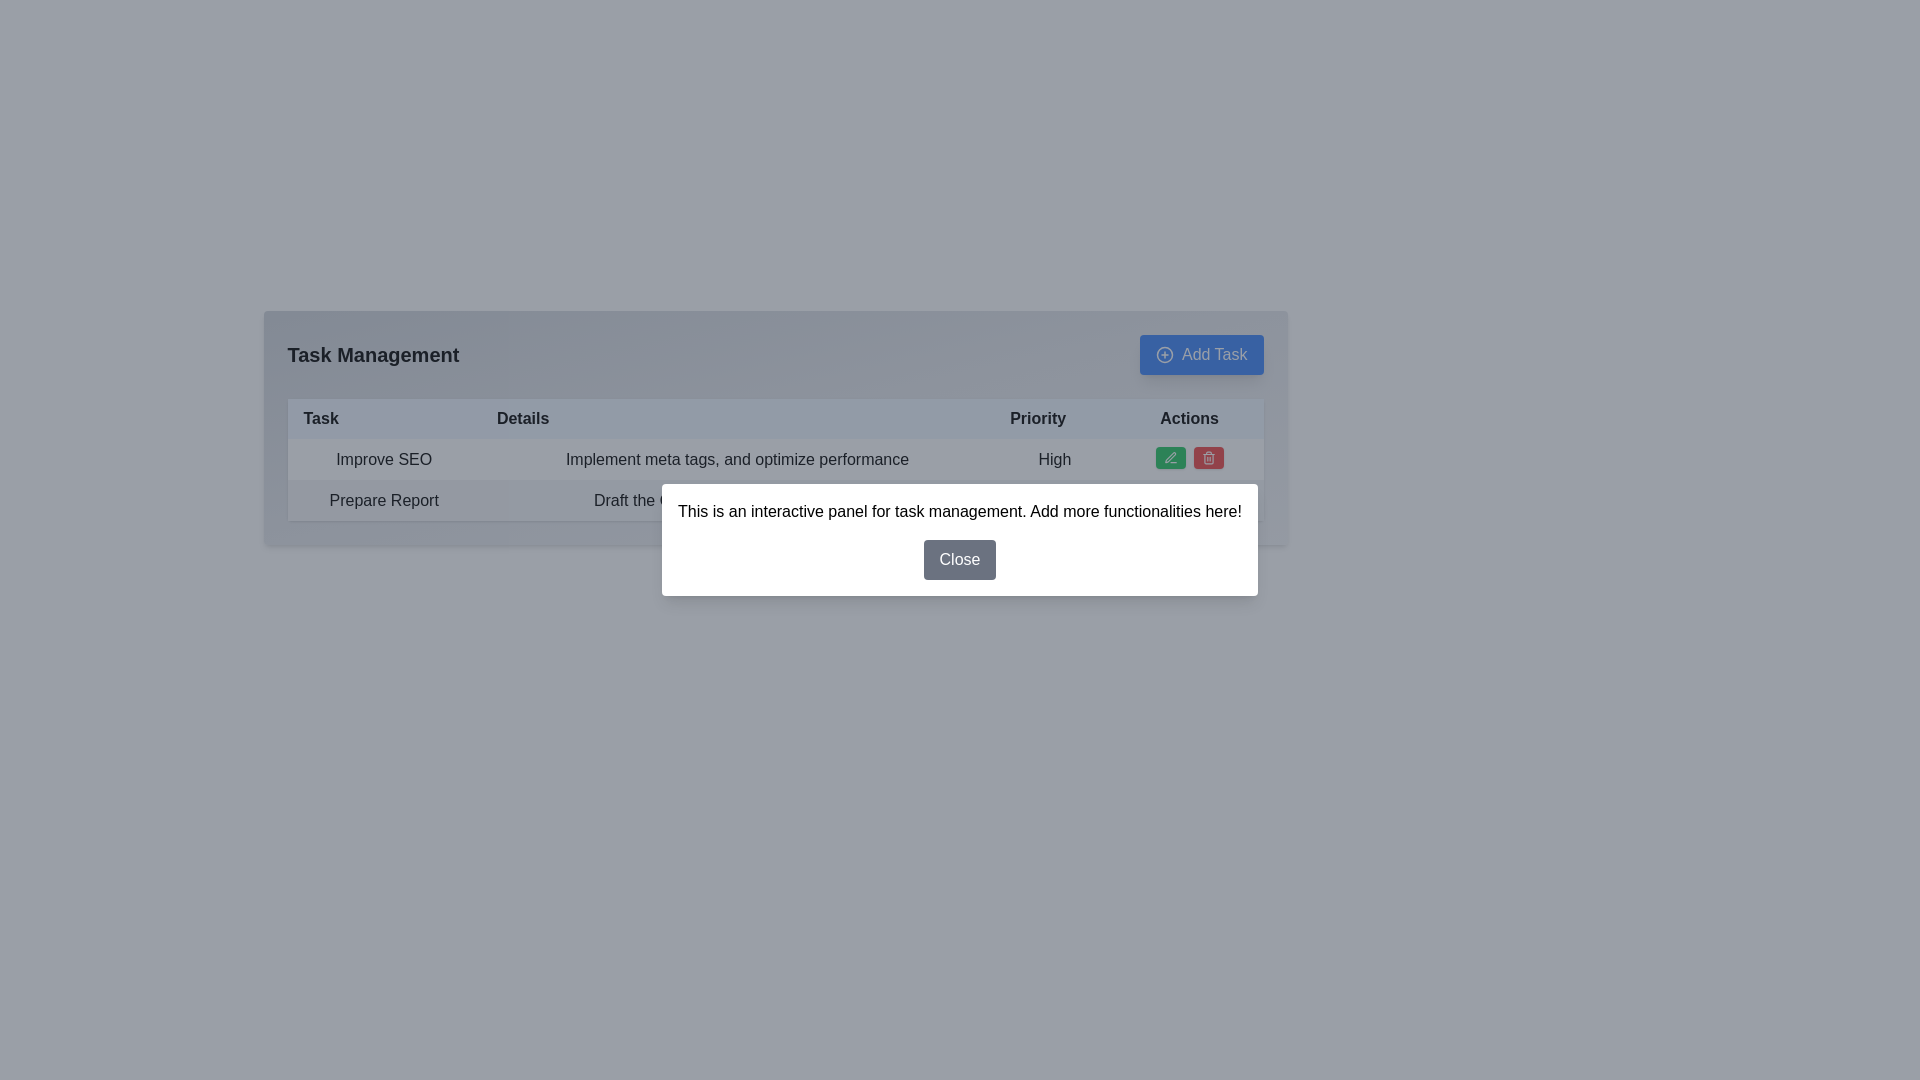  Describe the element at coordinates (1170, 497) in the screenshot. I see `the edit icon located at the center-top of the button in the 'Actions' column of the first row of the table to initiate editing` at that location.